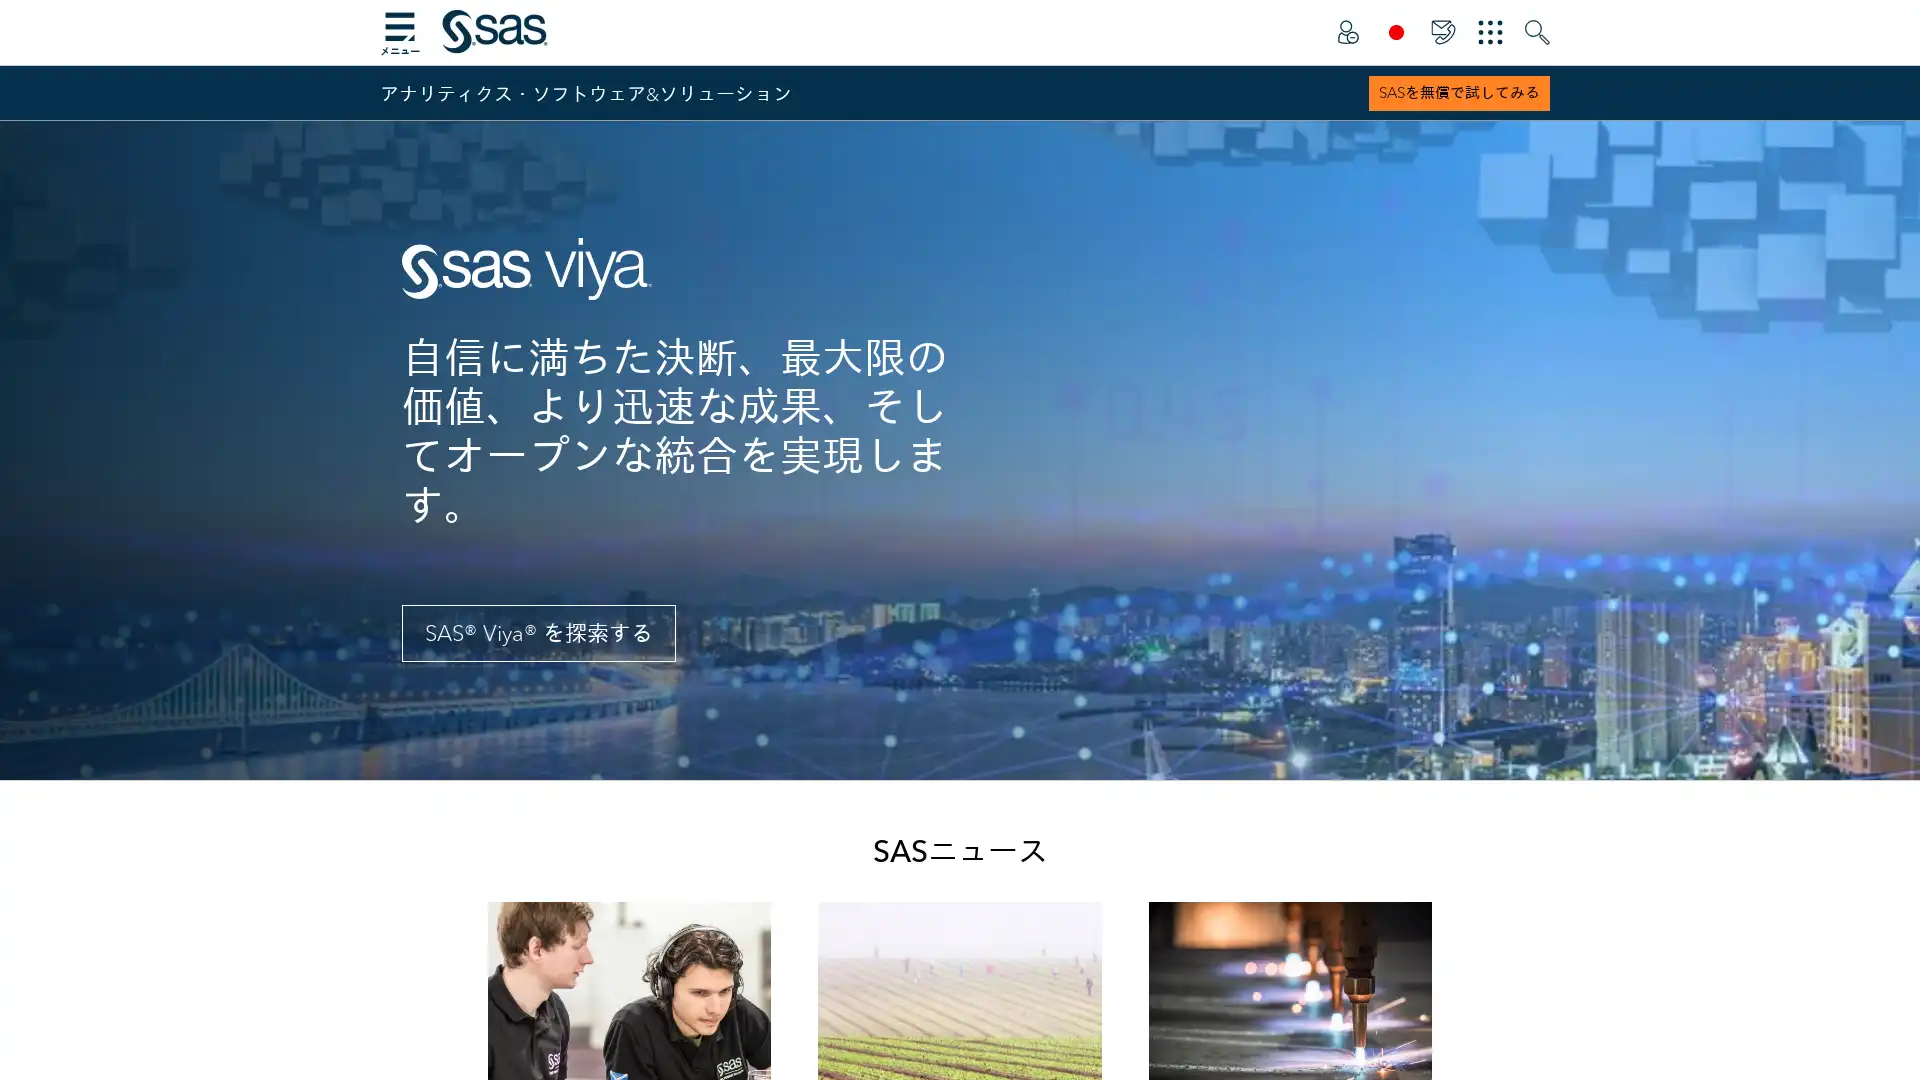 The width and height of the screenshot is (1920, 1080). I want to click on Sign In, so click(1347, 32).